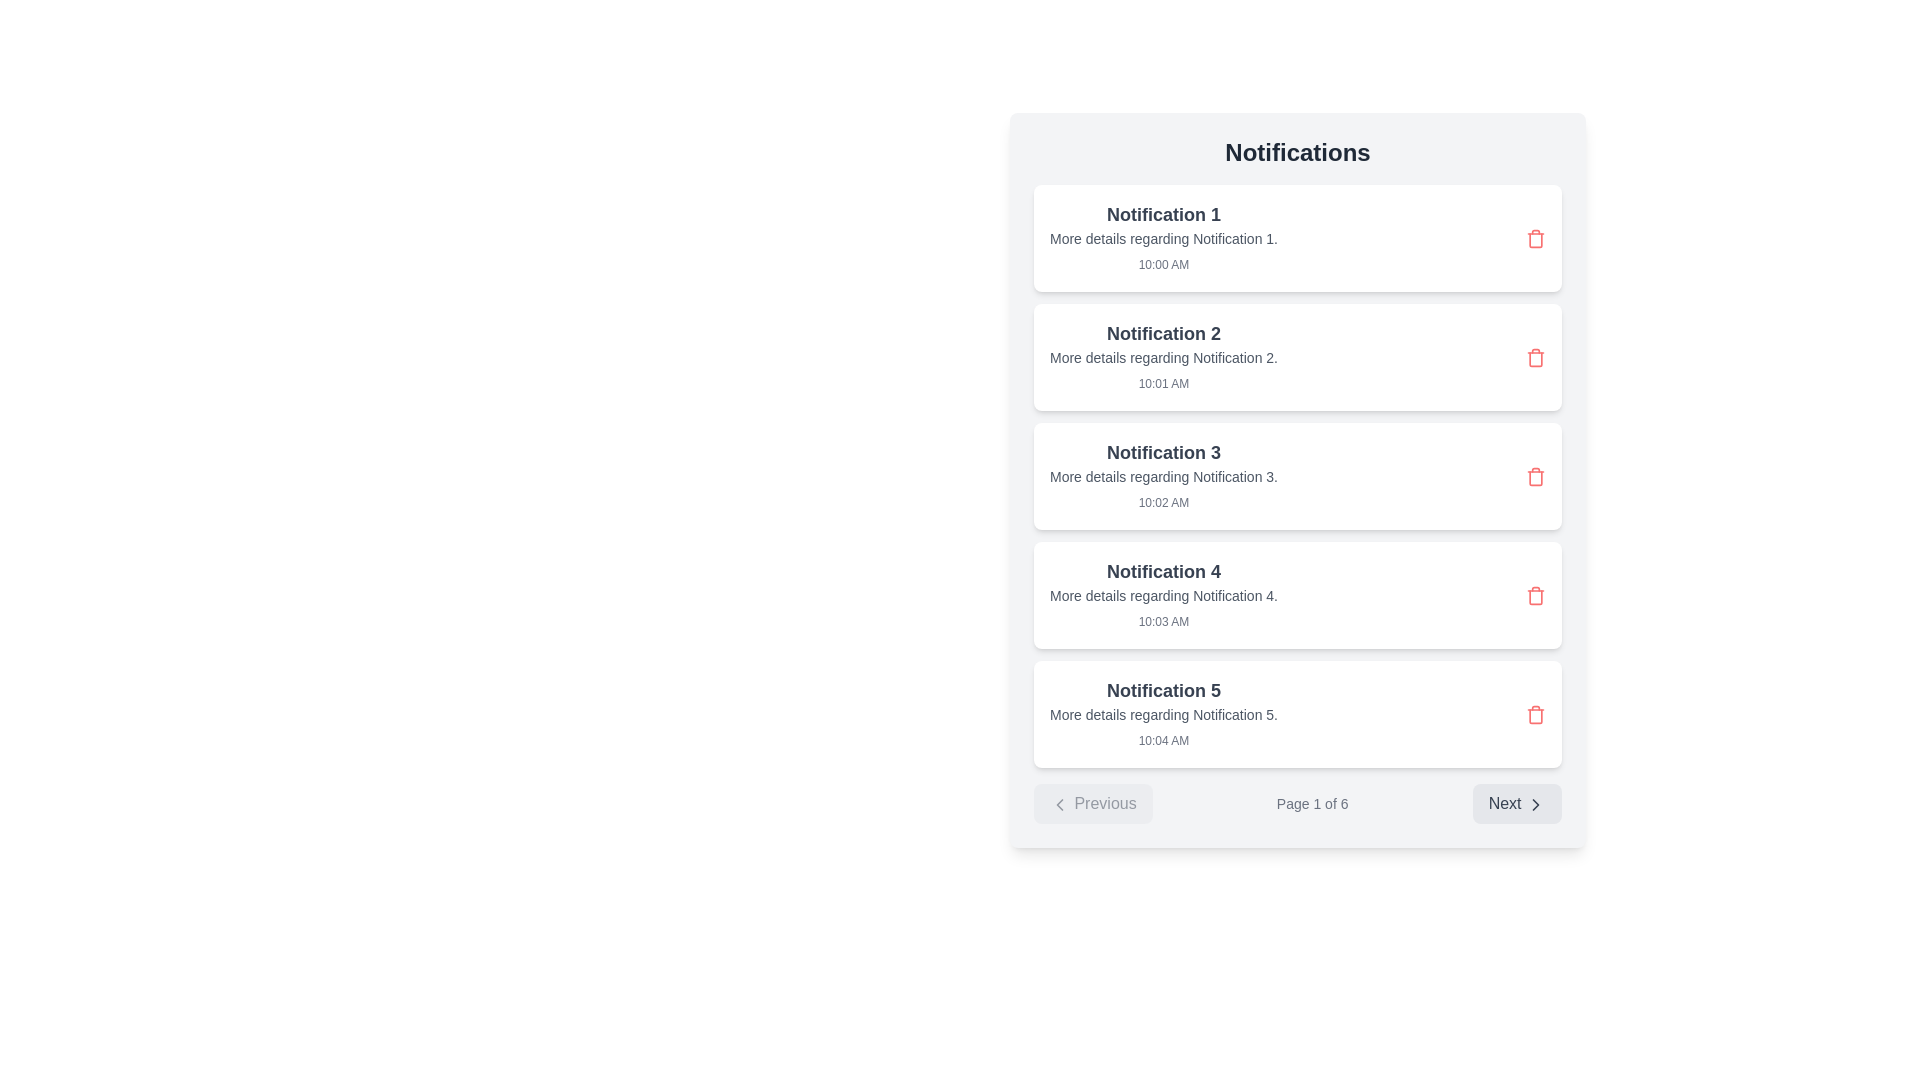 The height and width of the screenshot is (1080, 1920). Describe the element at coordinates (1164, 620) in the screenshot. I see `the timestamp label indicating when 'Notification 4' occurred, located in the bottom-right section of its notification card` at that location.